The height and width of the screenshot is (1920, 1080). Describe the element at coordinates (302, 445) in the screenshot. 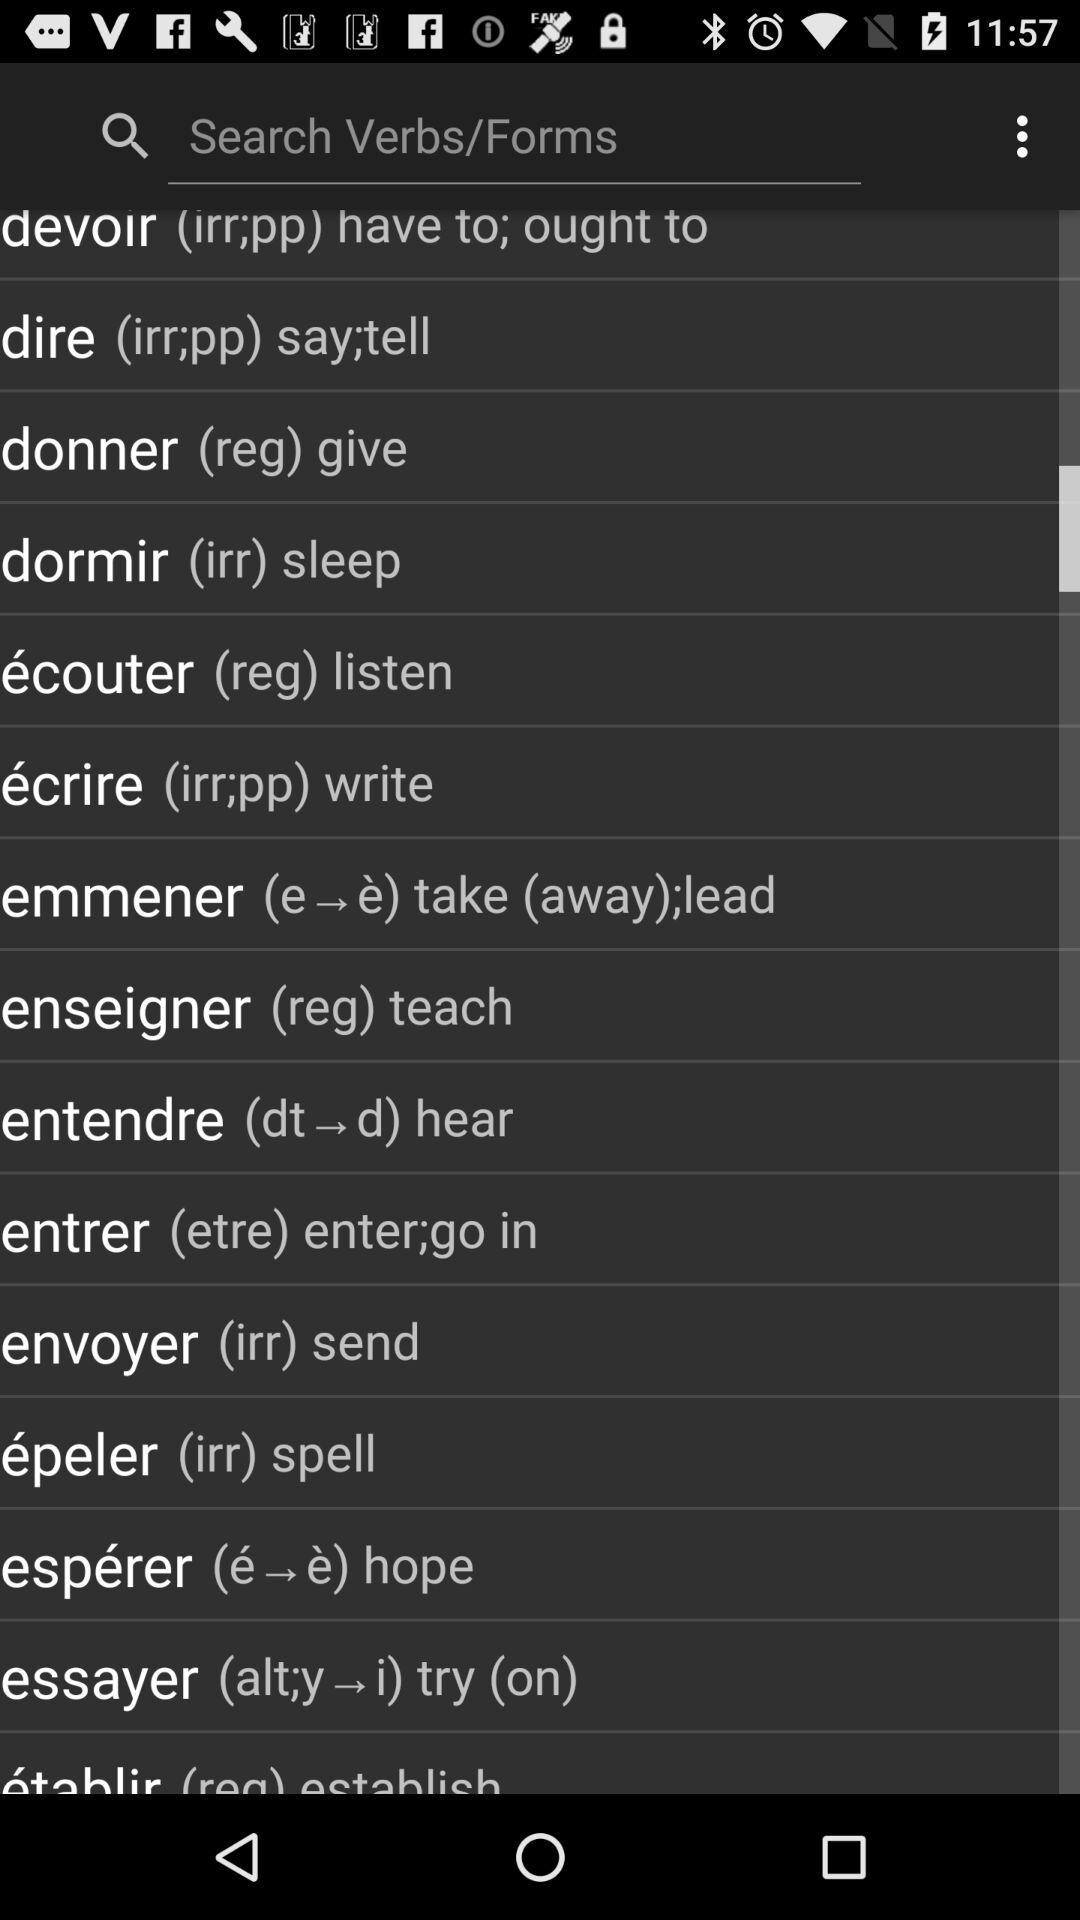

I see `icon to the right of donner item` at that location.